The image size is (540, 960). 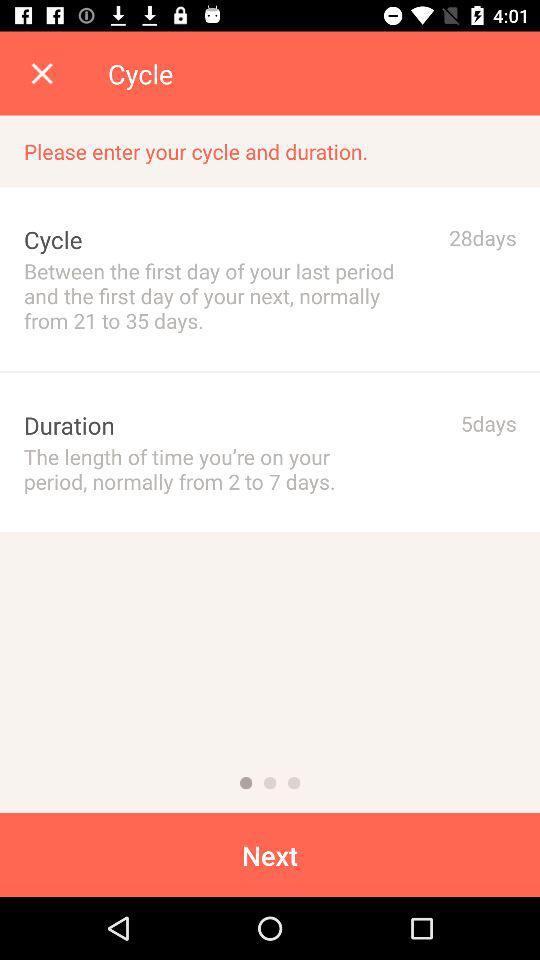 I want to click on preview next, so click(x=293, y=783).